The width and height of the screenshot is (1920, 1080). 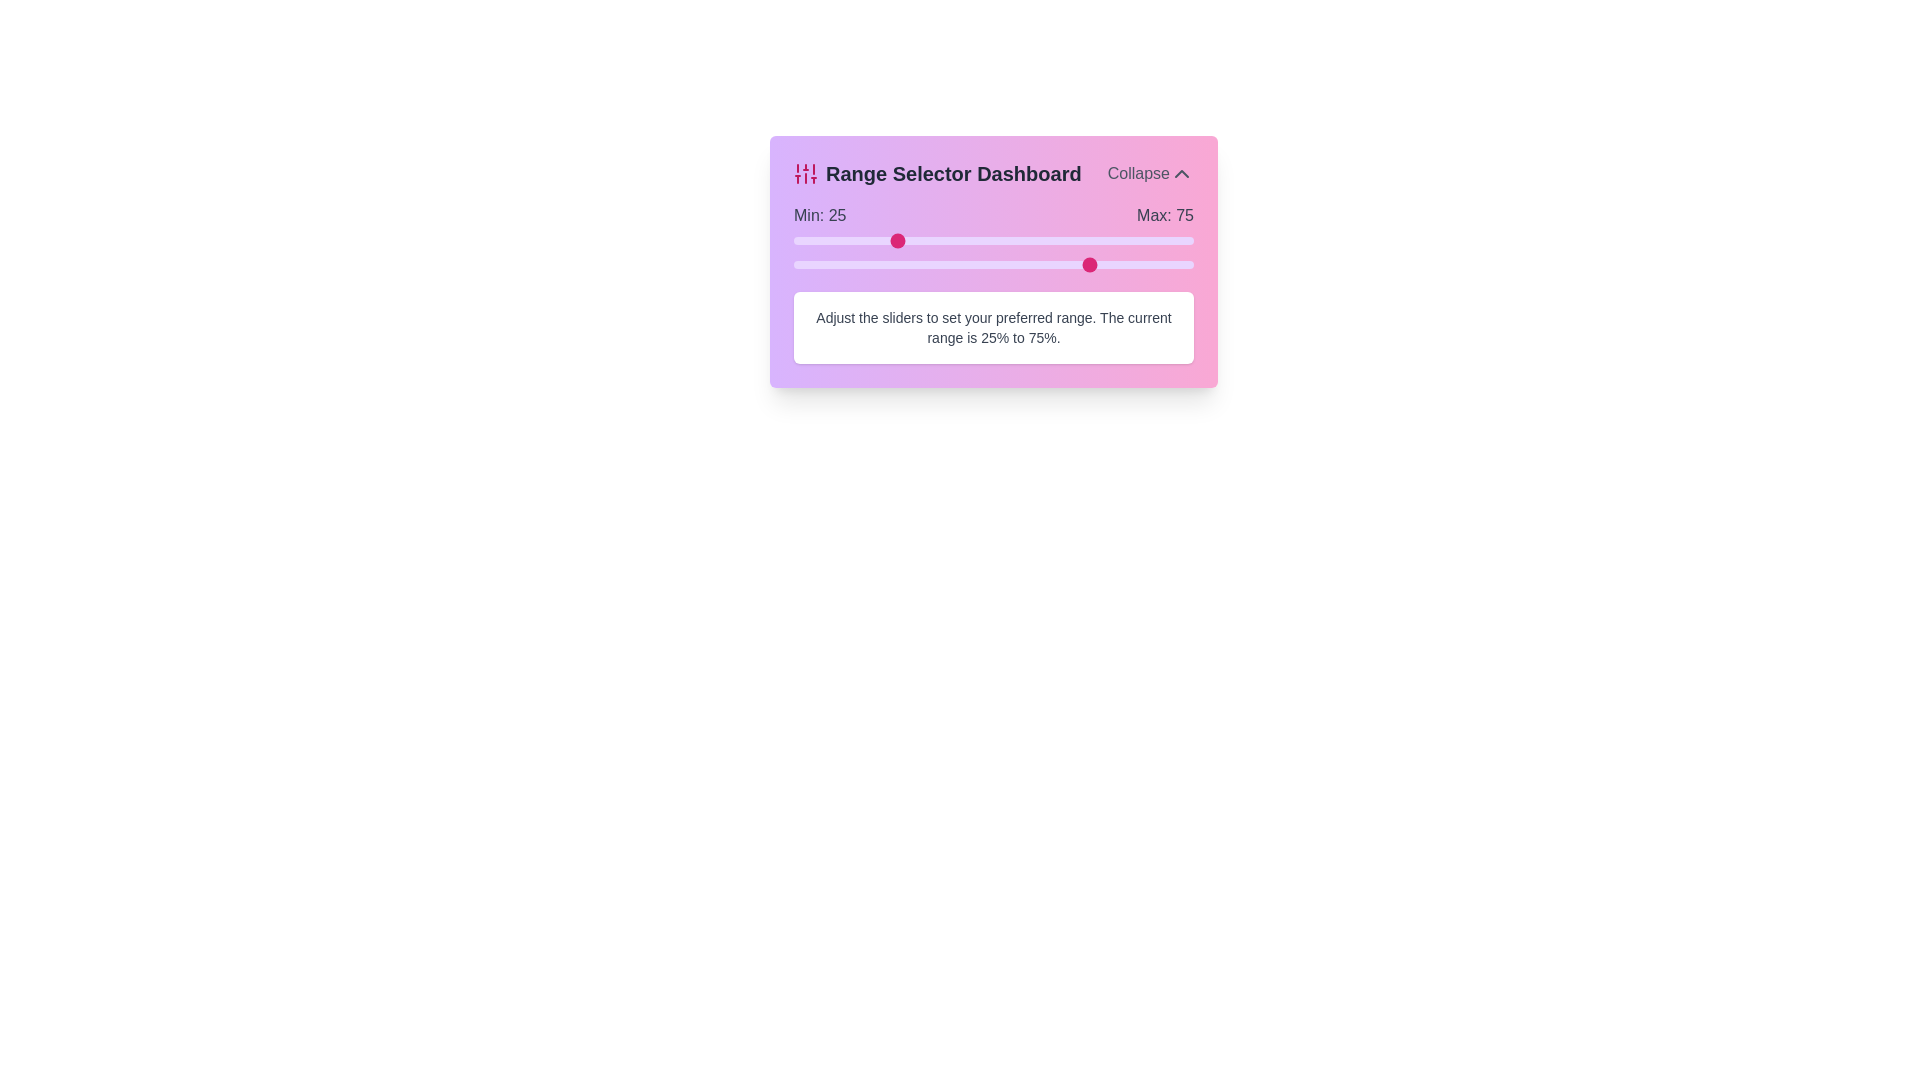 I want to click on the minimum range slider to 26%, so click(x=896, y=239).